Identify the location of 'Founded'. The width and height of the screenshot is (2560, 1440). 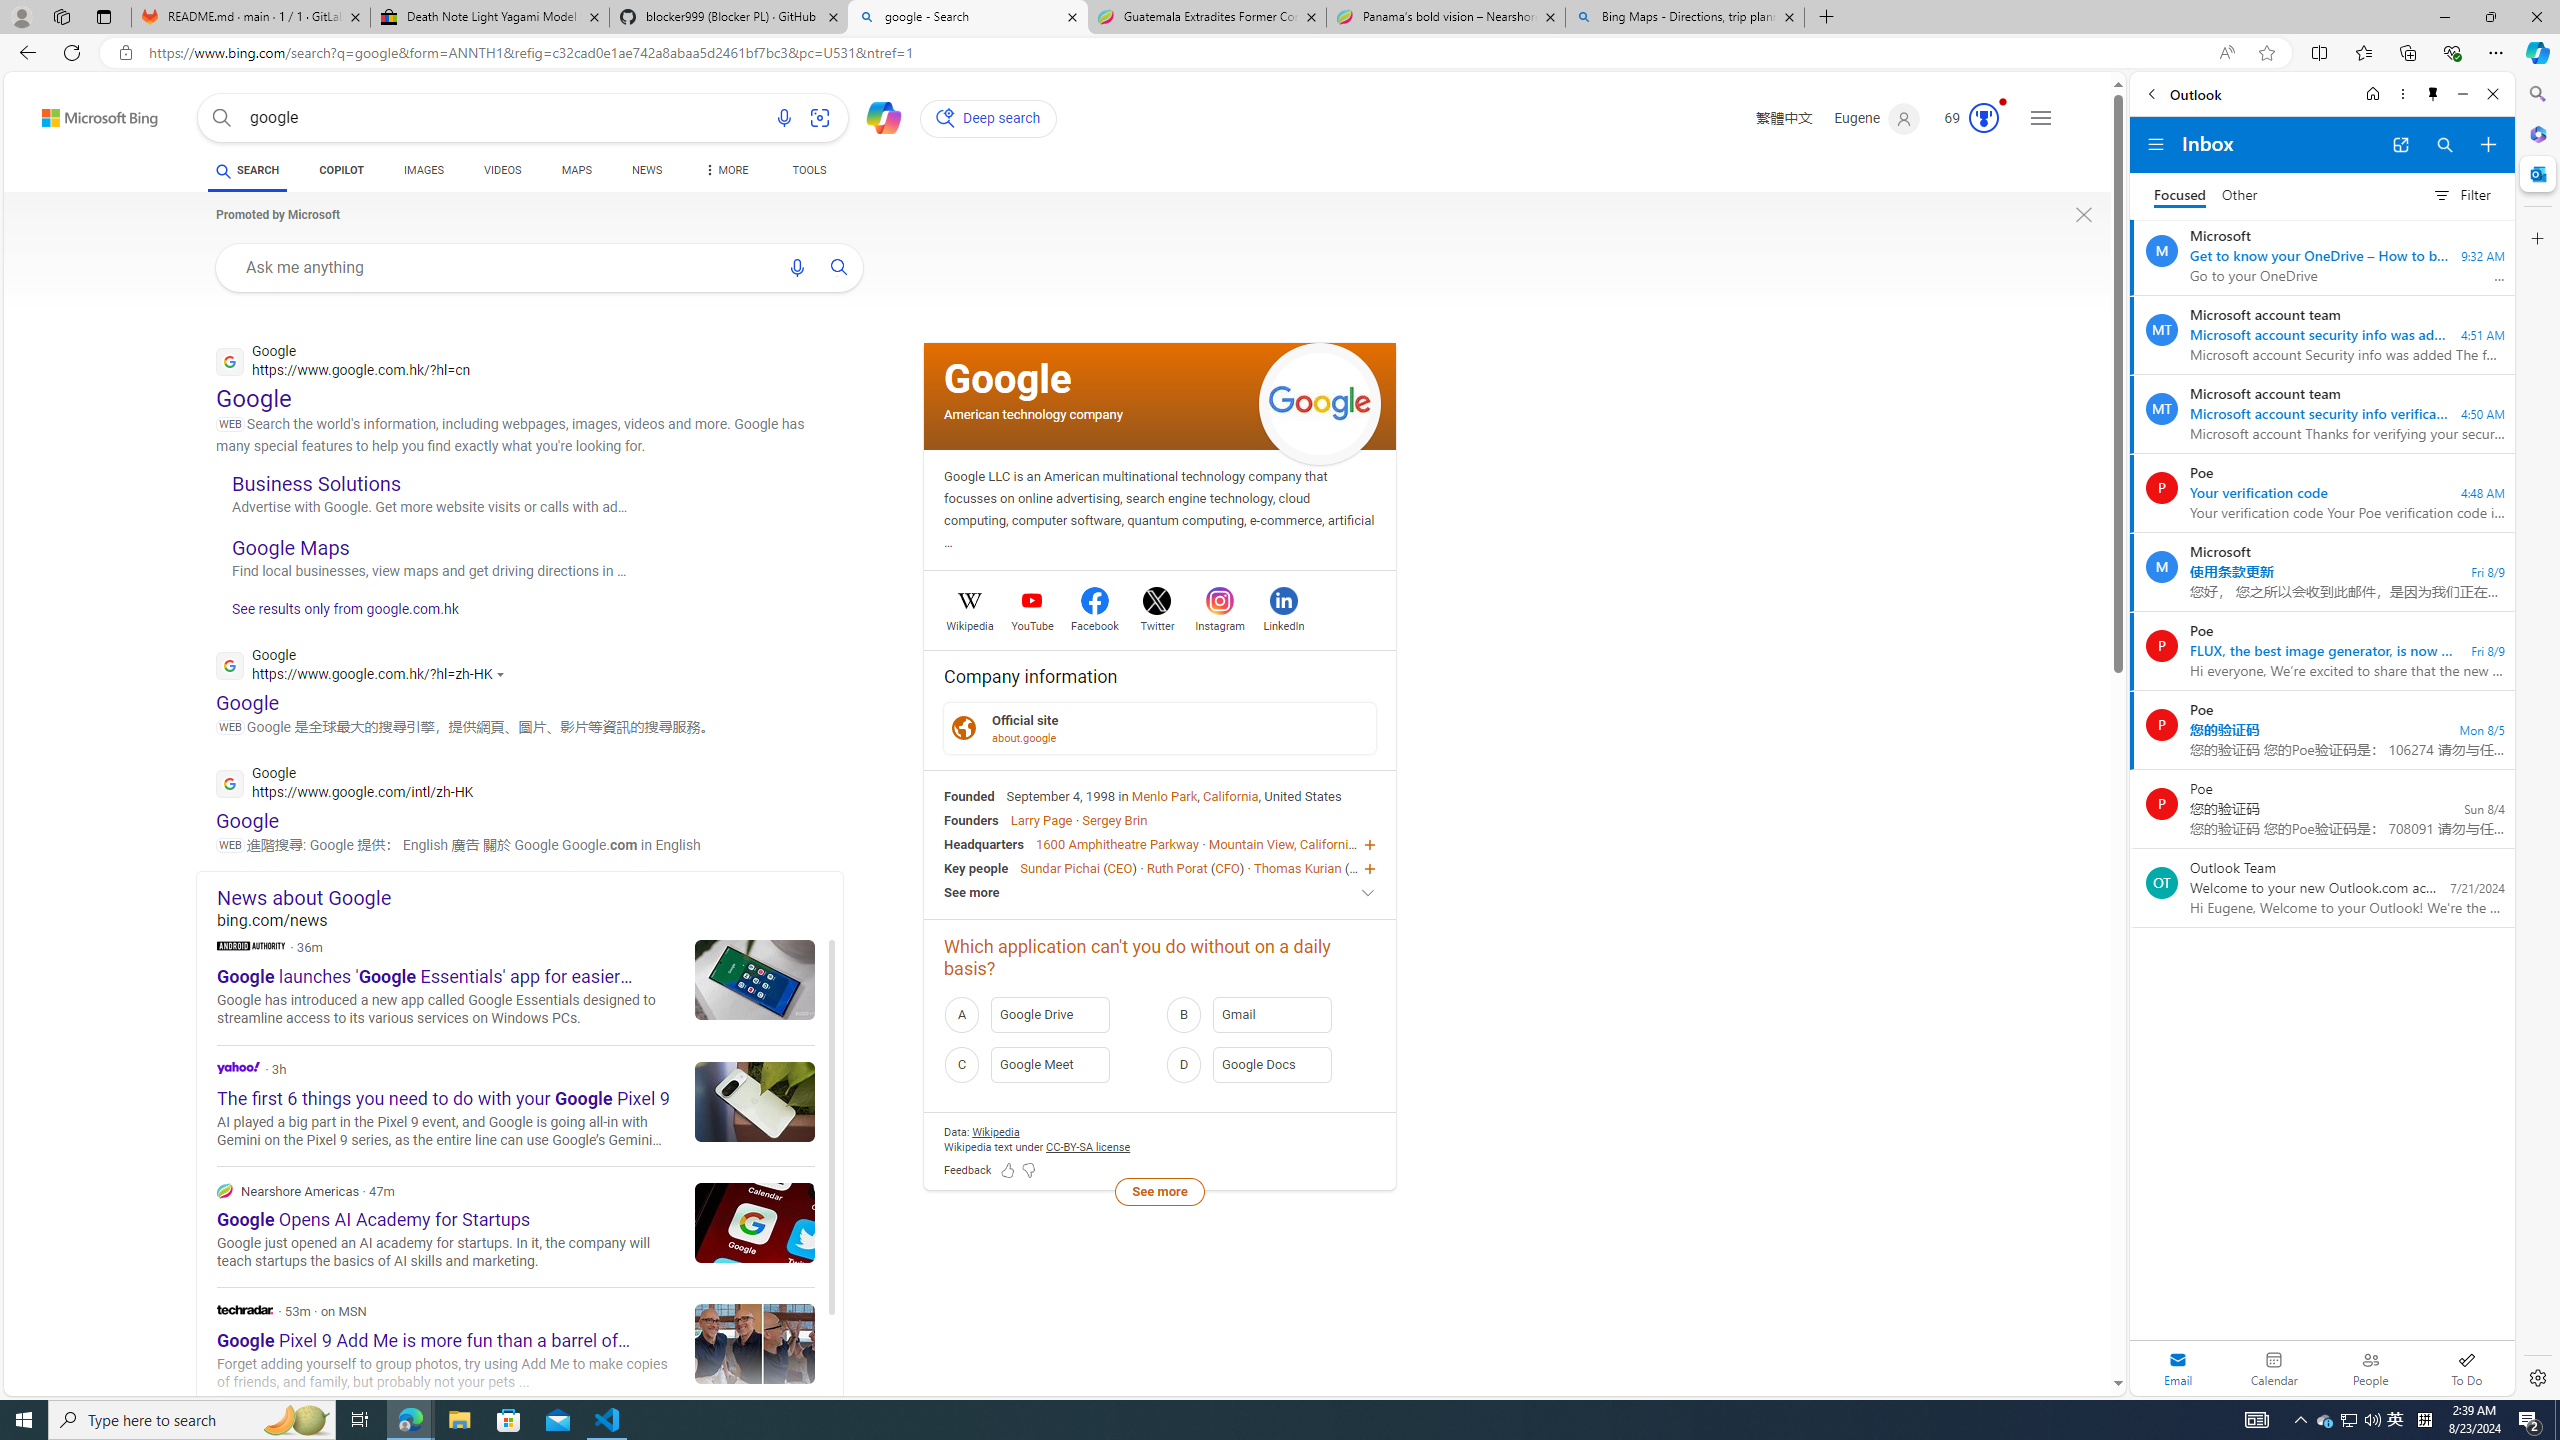
(970, 794).